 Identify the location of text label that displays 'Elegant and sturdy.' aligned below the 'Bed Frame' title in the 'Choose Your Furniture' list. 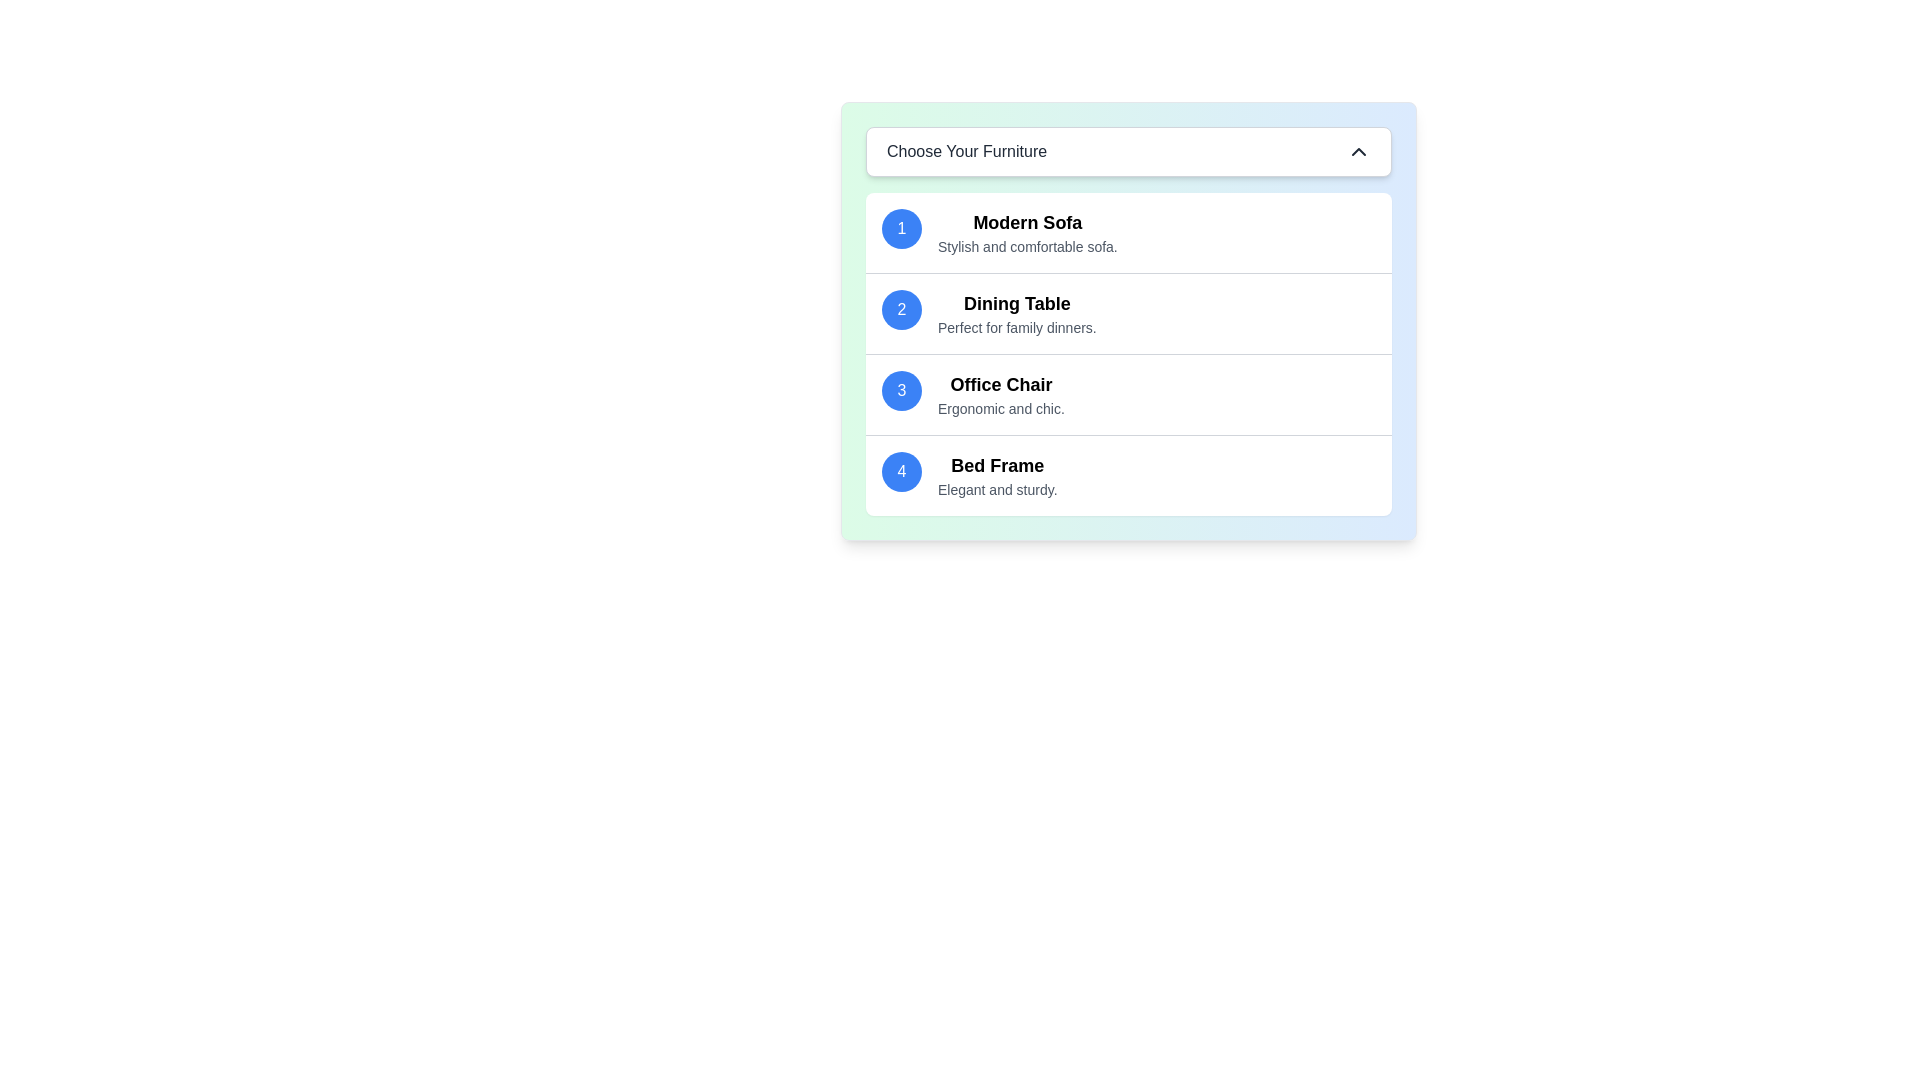
(997, 489).